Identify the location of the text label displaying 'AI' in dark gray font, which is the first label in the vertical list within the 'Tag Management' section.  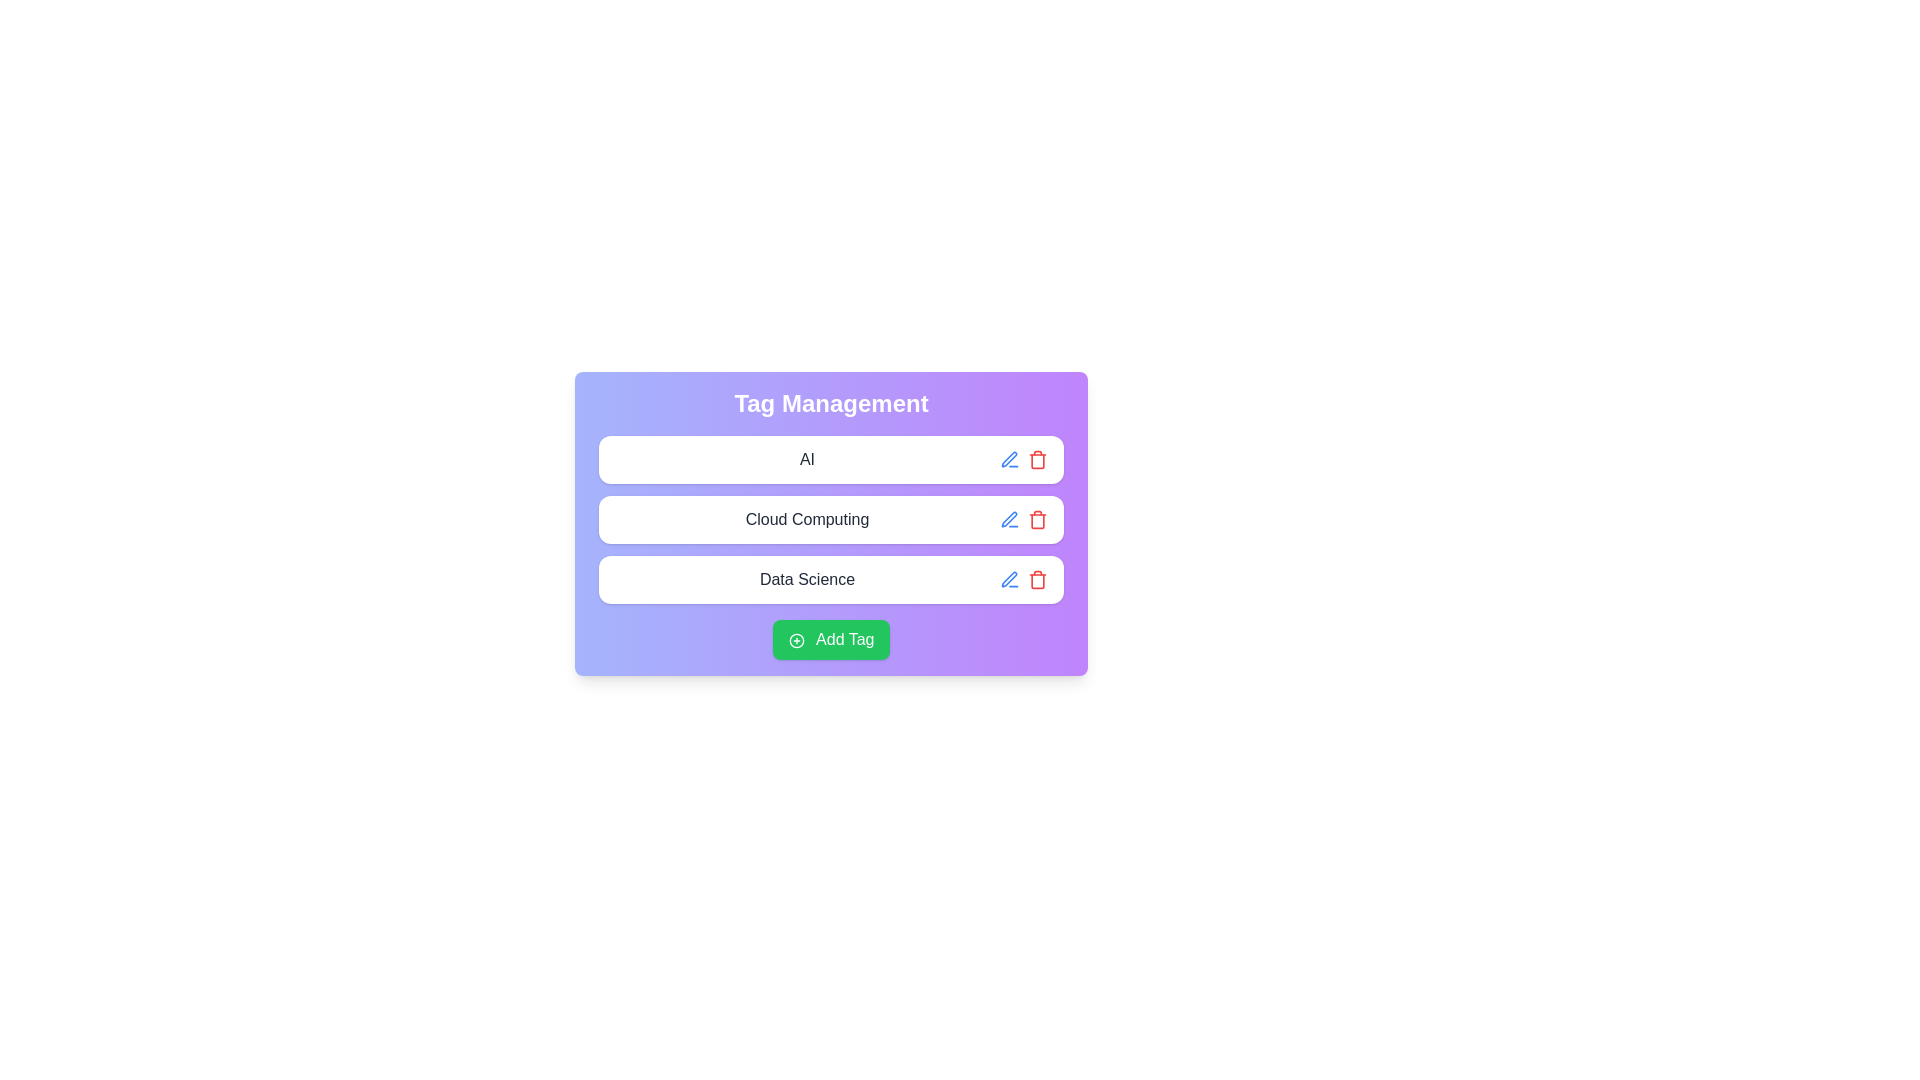
(807, 459).